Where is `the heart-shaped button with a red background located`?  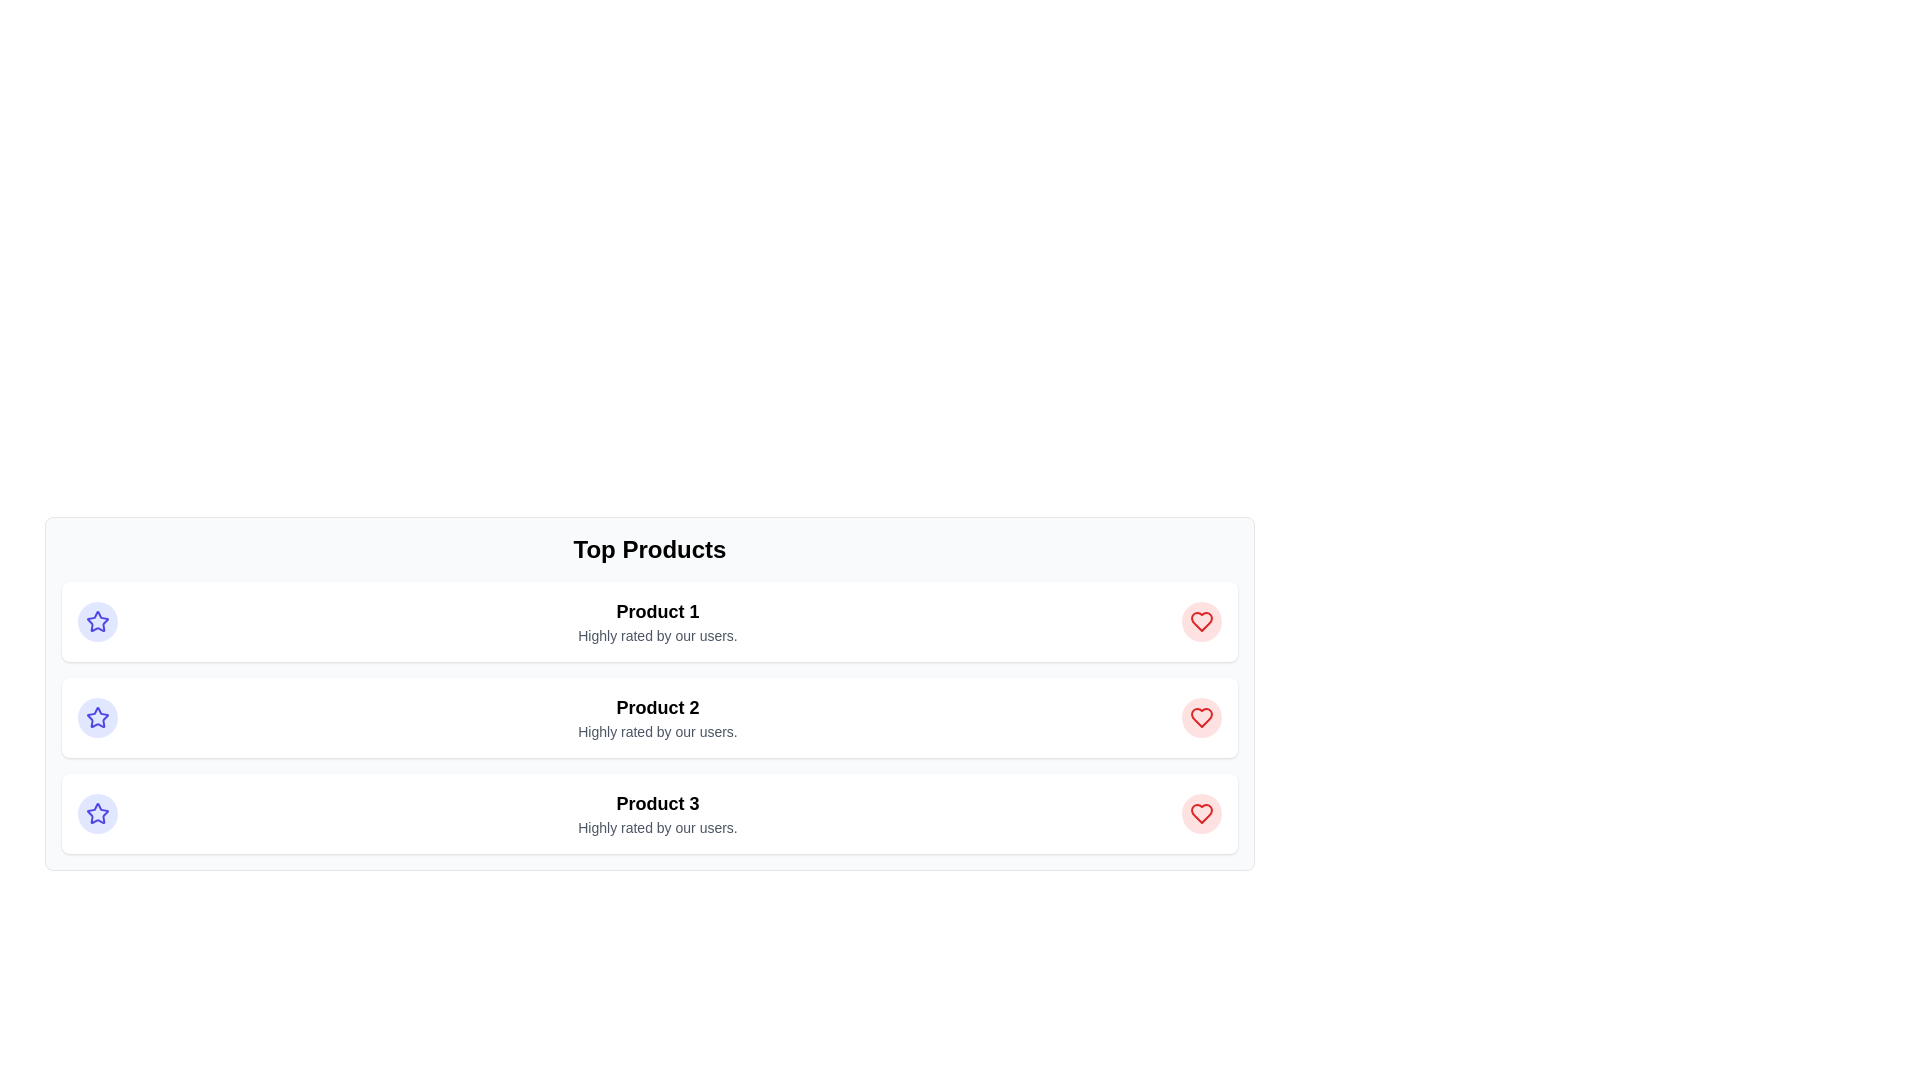
the heart-shaped button with a red background located is located at coordinates (1200, 813).